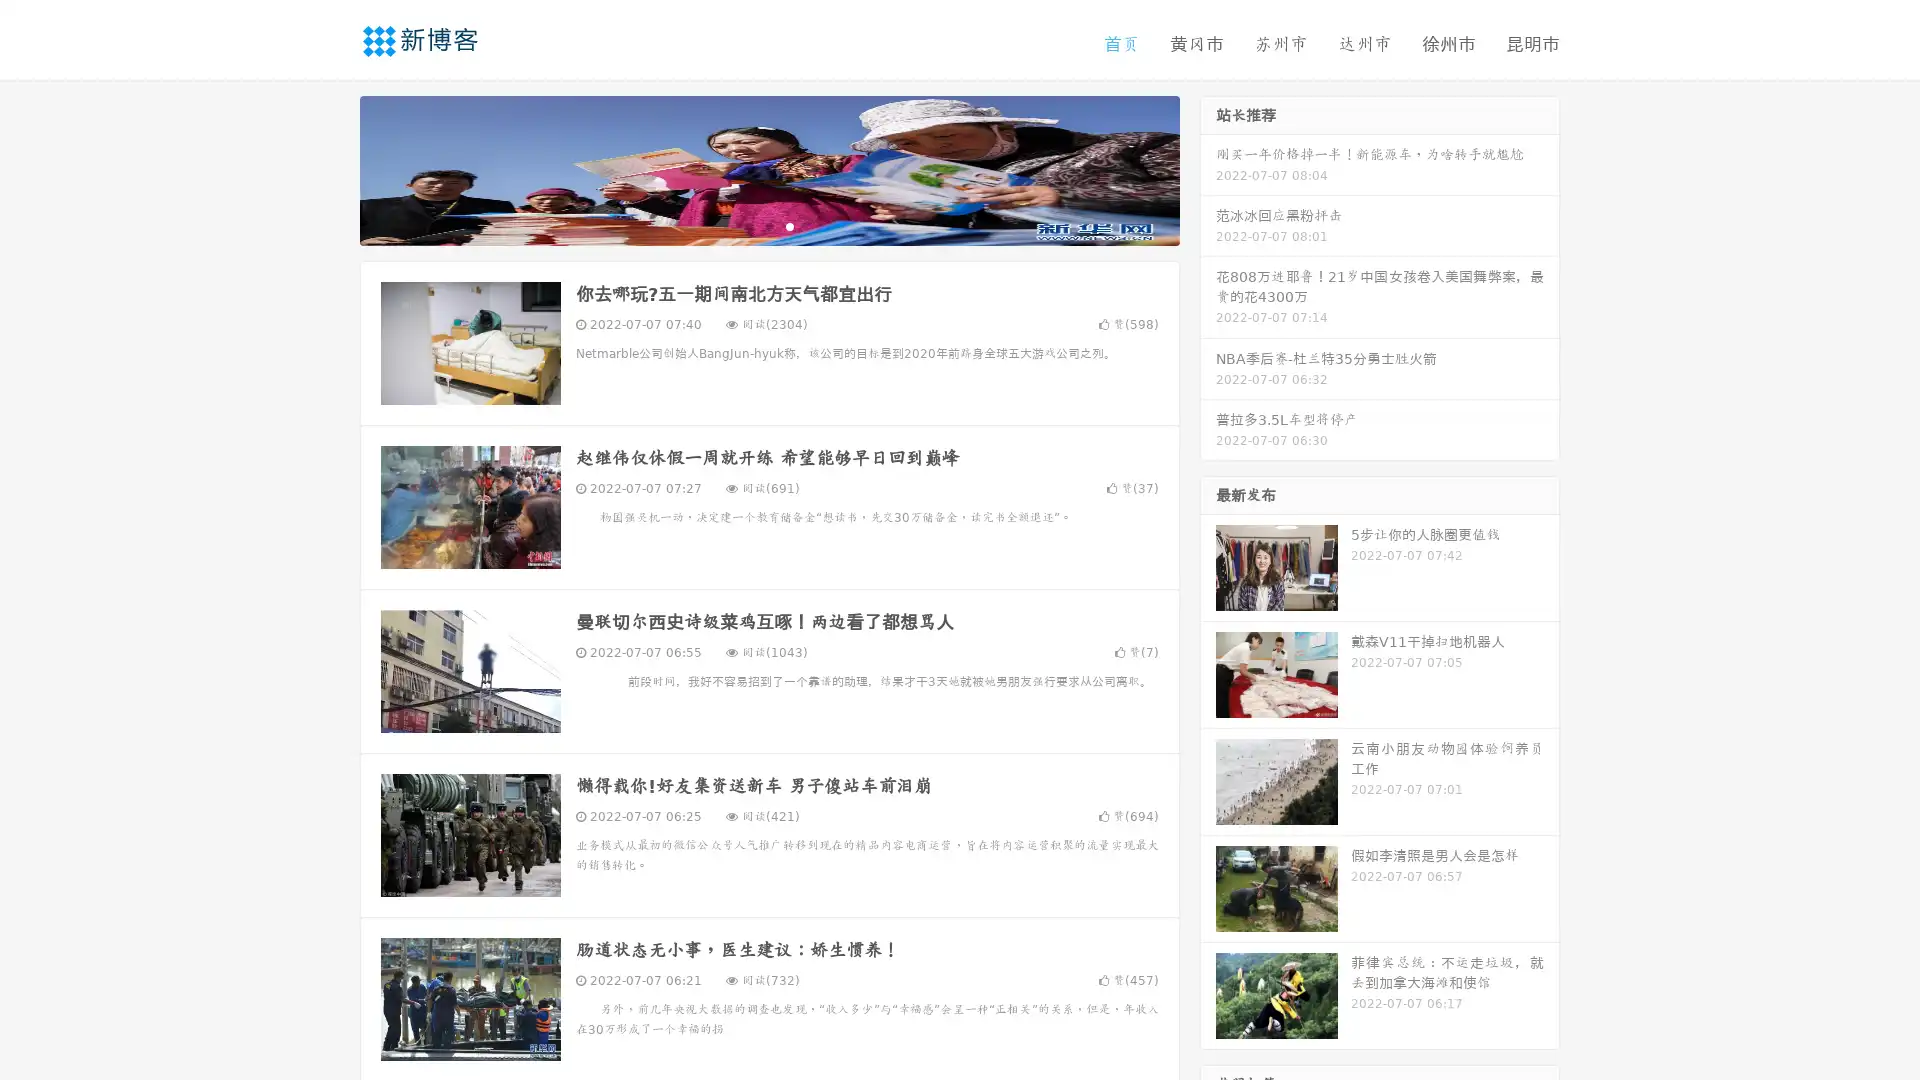 This screenshot has width=1920, height=1080. I want to click on Go to slide 1, so click(748, 225).